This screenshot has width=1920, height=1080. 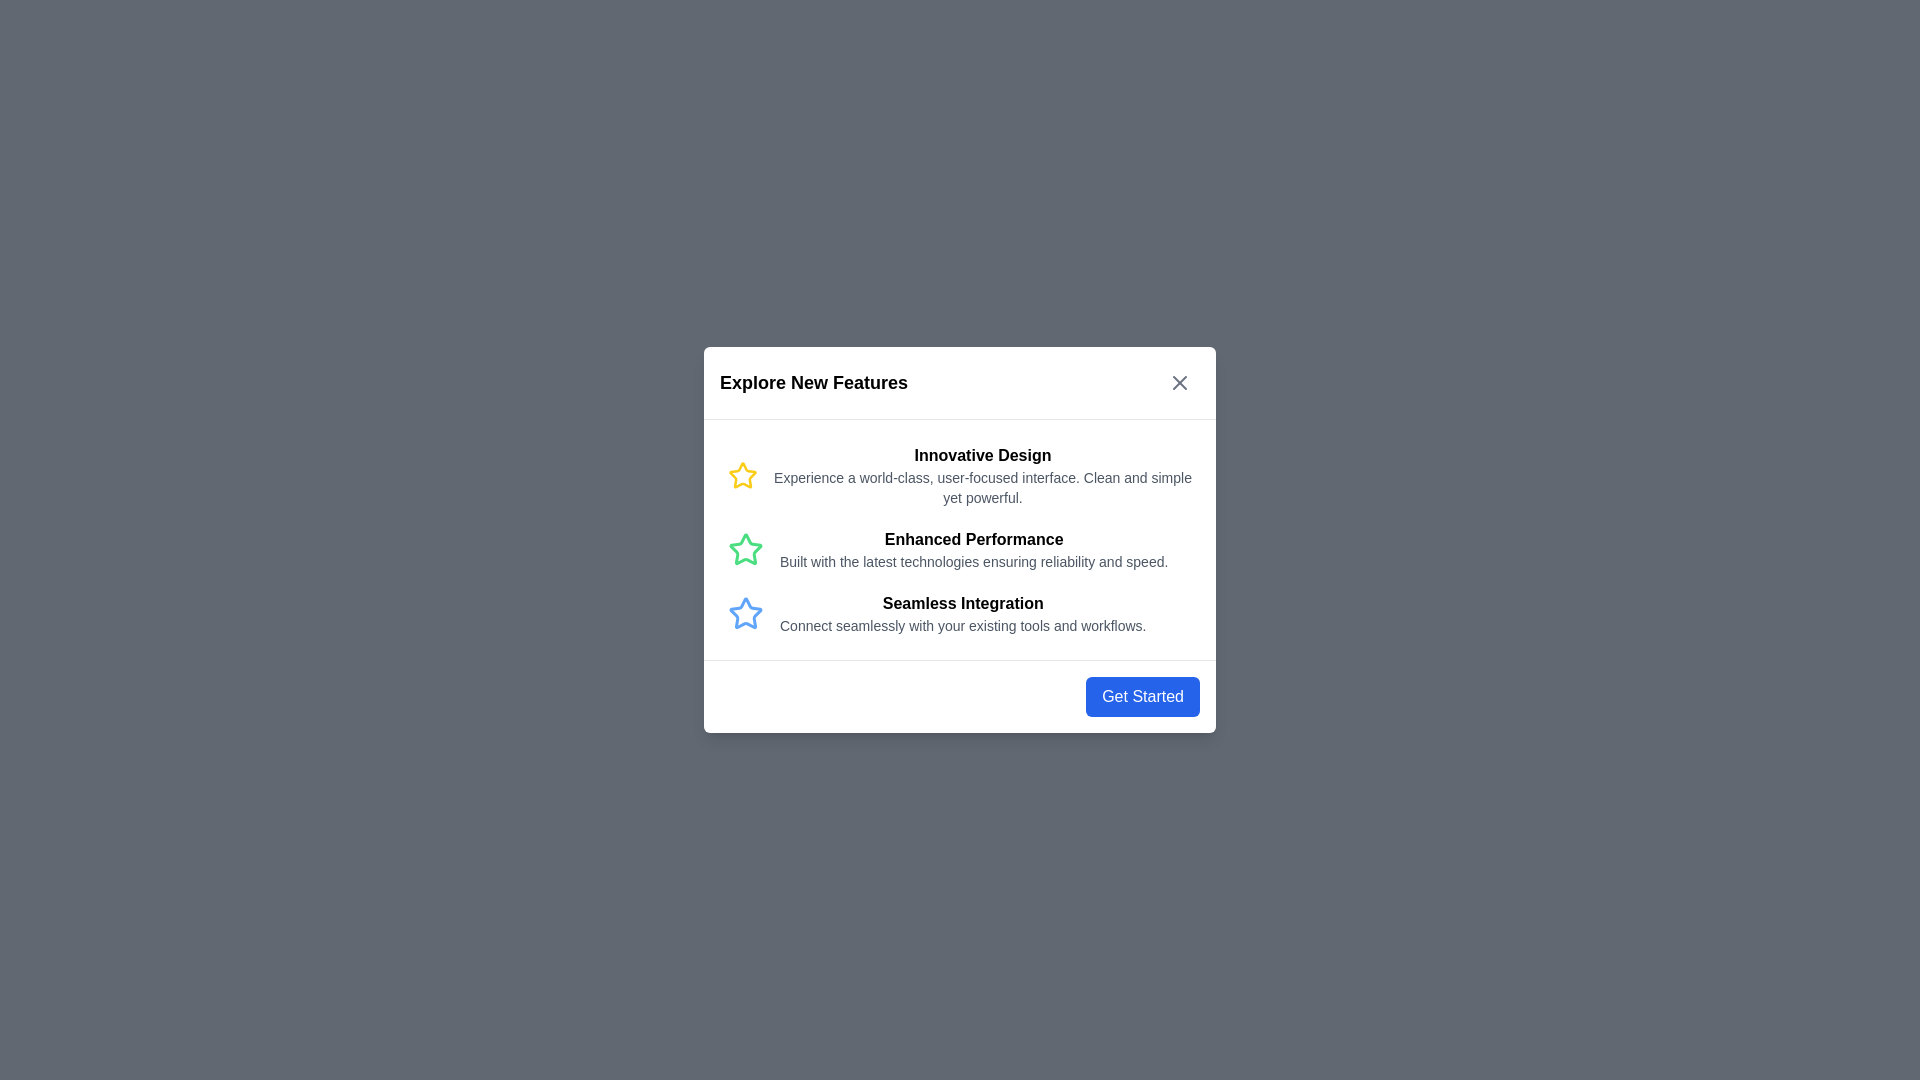 I want to click on the descriptive text that reads 'Built with the latest technologies ensuring reliability and speed.' which is positioned directly beneath the title 'Enhanced Performance', so click(x=974, y=562).